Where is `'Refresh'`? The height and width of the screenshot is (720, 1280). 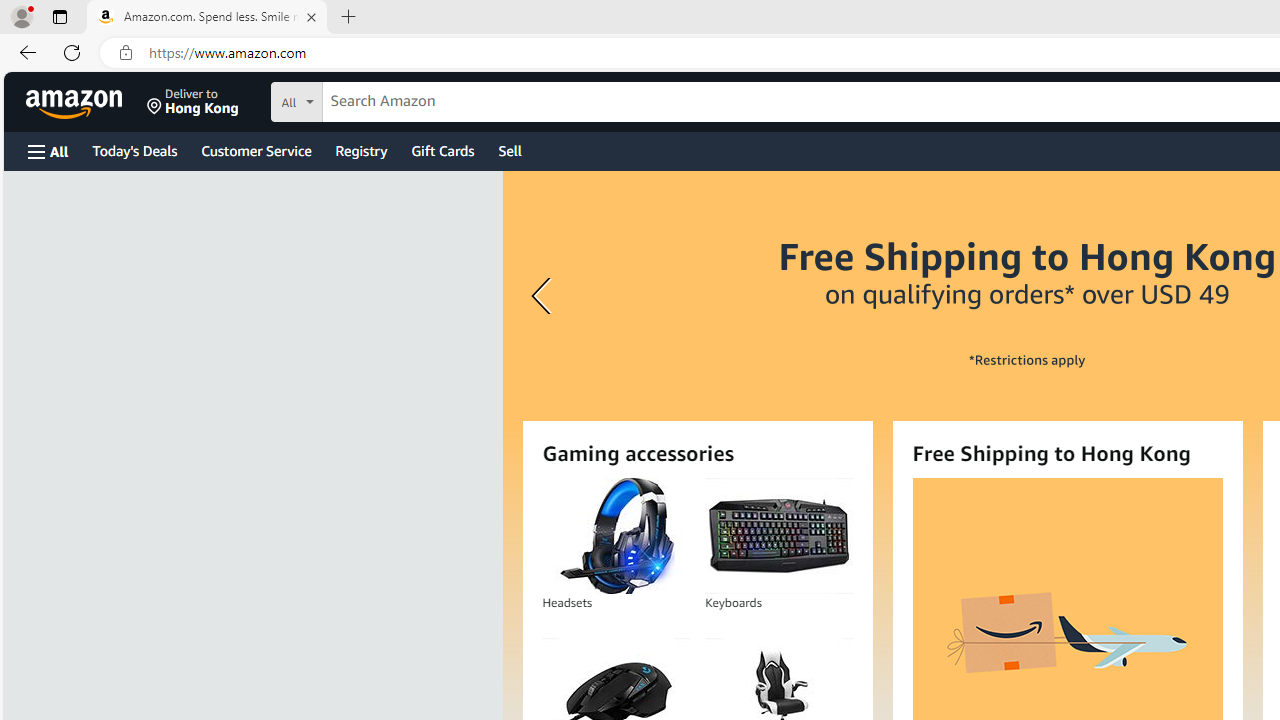
'Refresh' is located at coordinates (72, 51).